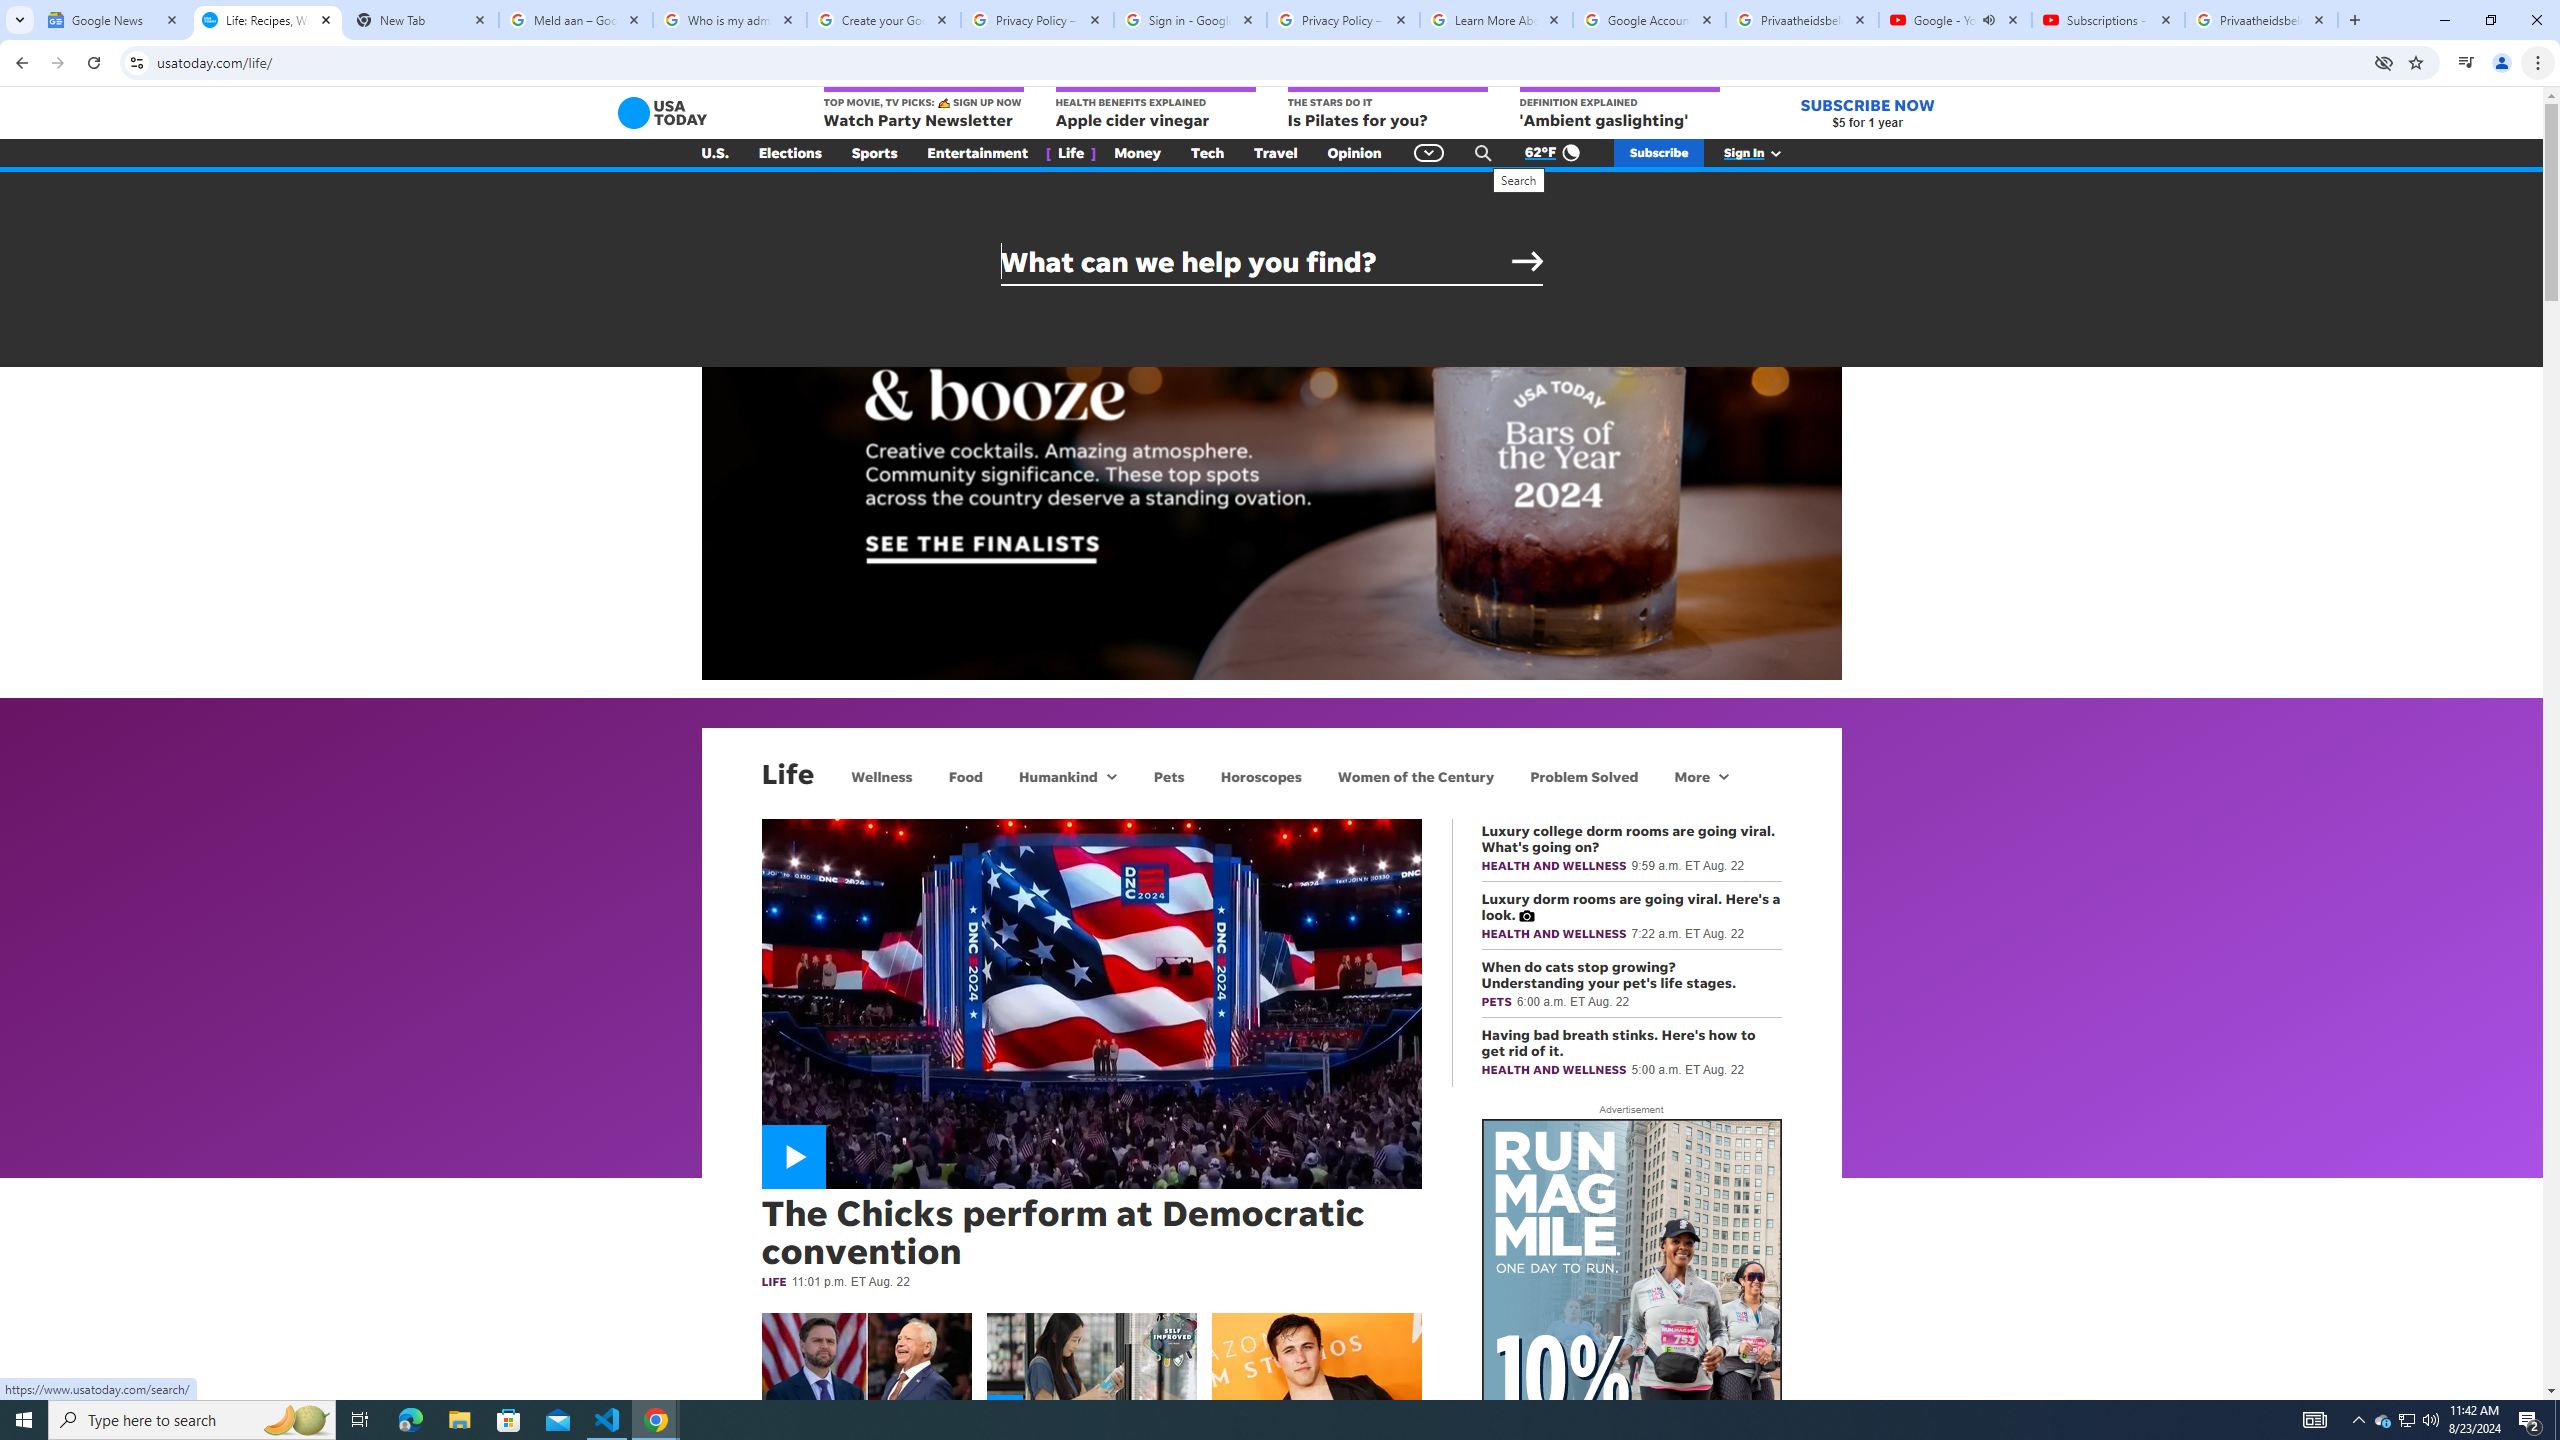 The width and height of the screenshot is (2560, 1440). I want to click on 'Sign in - Google Accounts', so click(1190, 19).